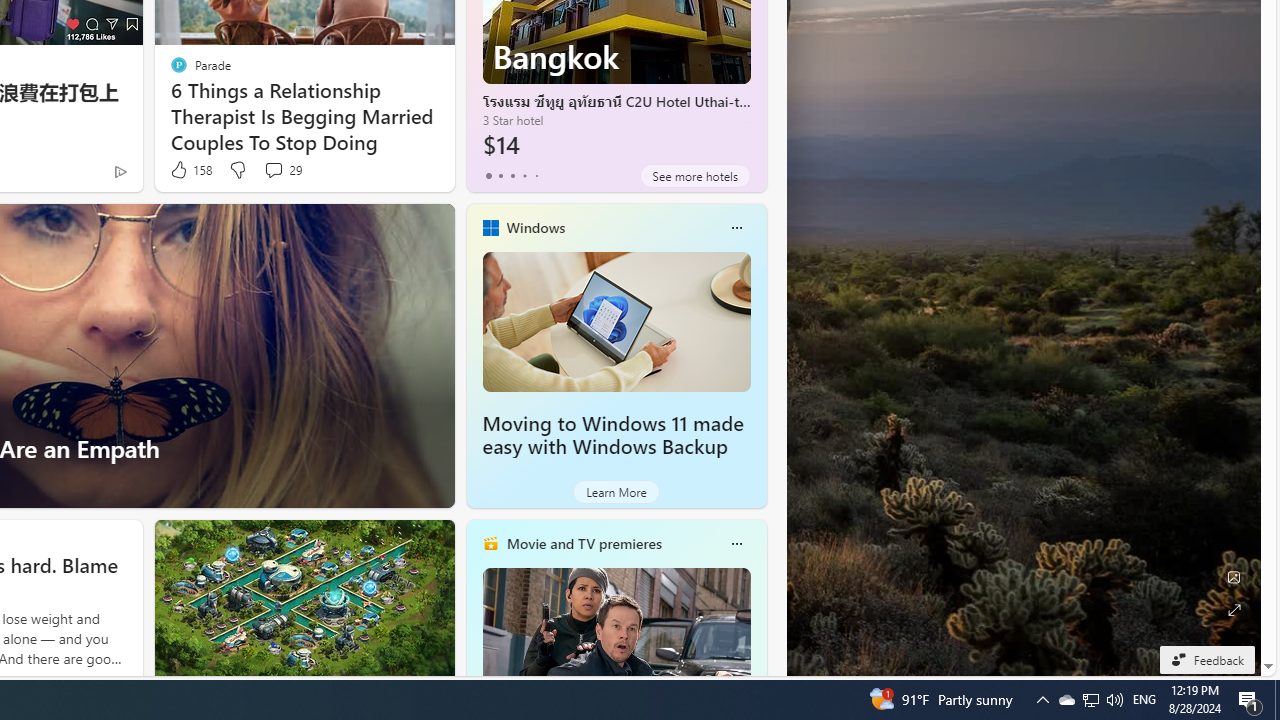  I want to click on 'tab-1', so click(500, 175).